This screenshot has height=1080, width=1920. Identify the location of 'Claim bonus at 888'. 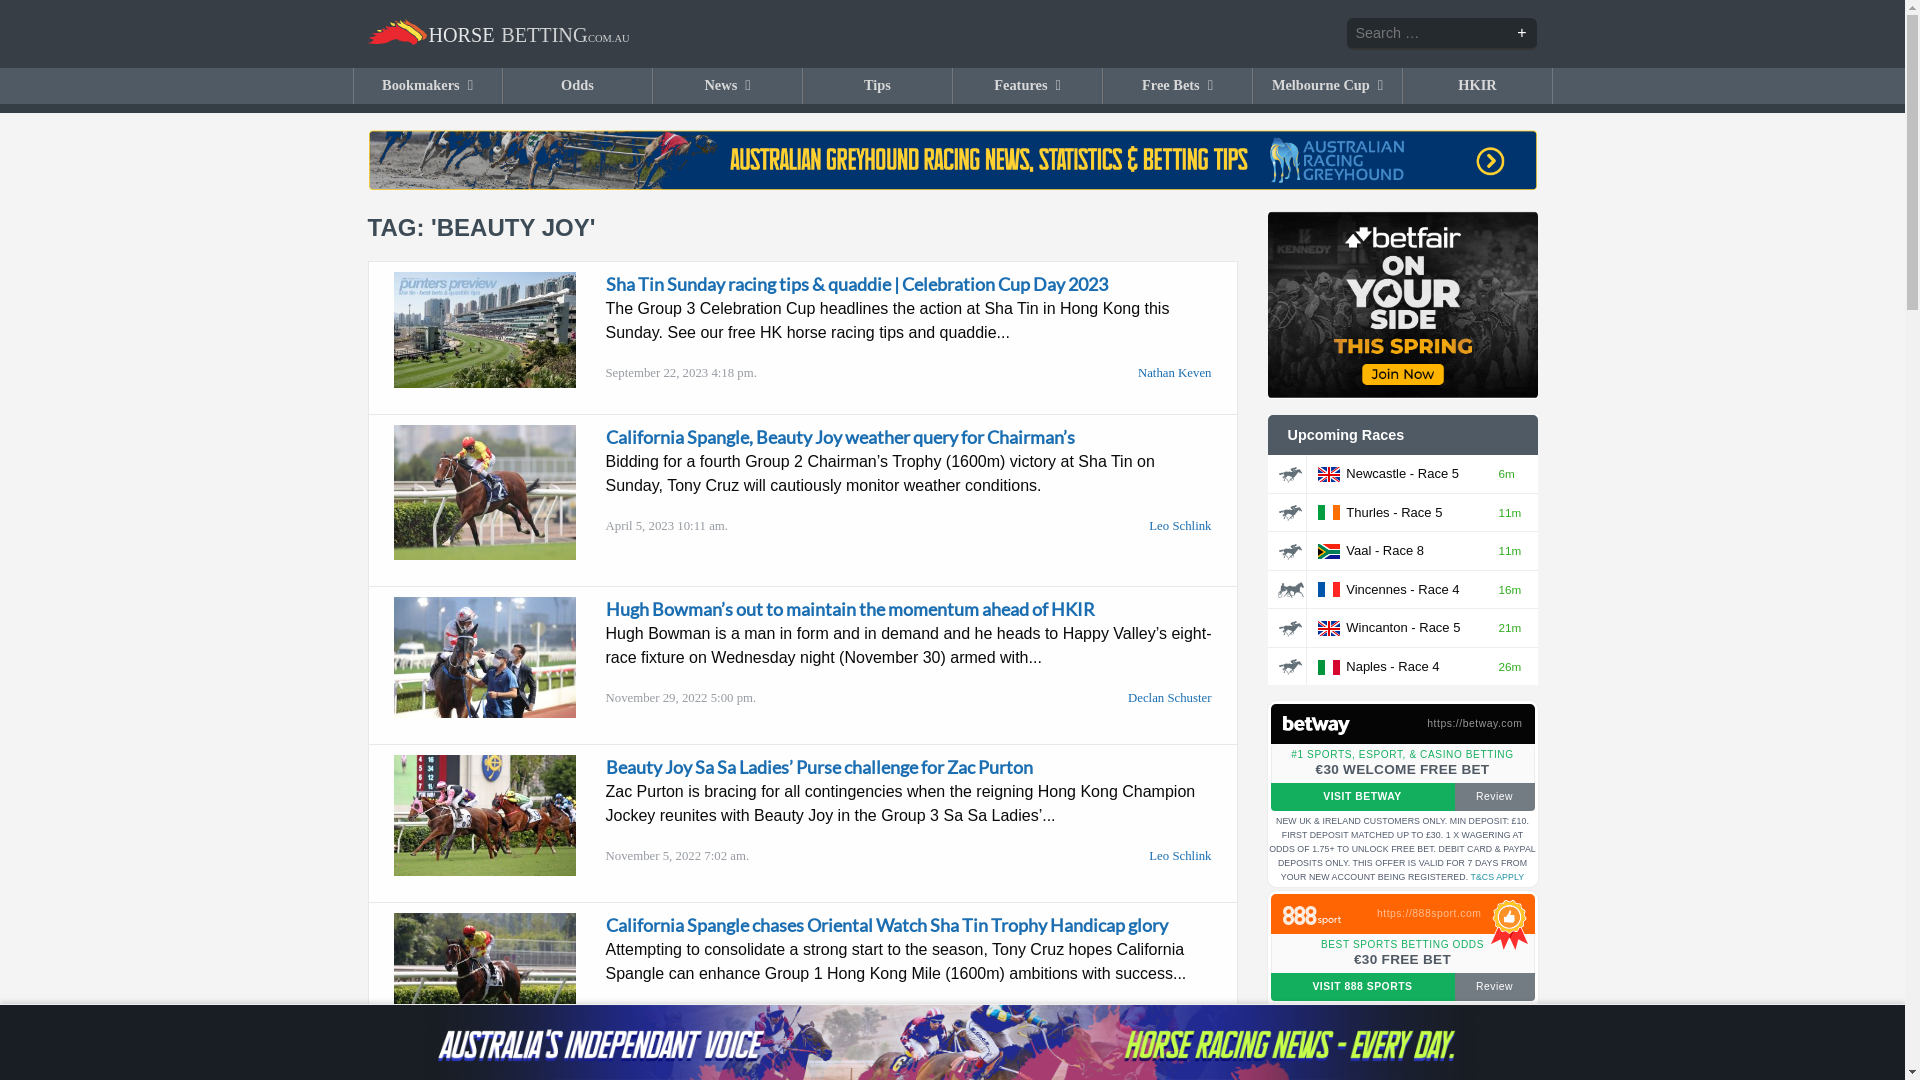
(1321, 914).